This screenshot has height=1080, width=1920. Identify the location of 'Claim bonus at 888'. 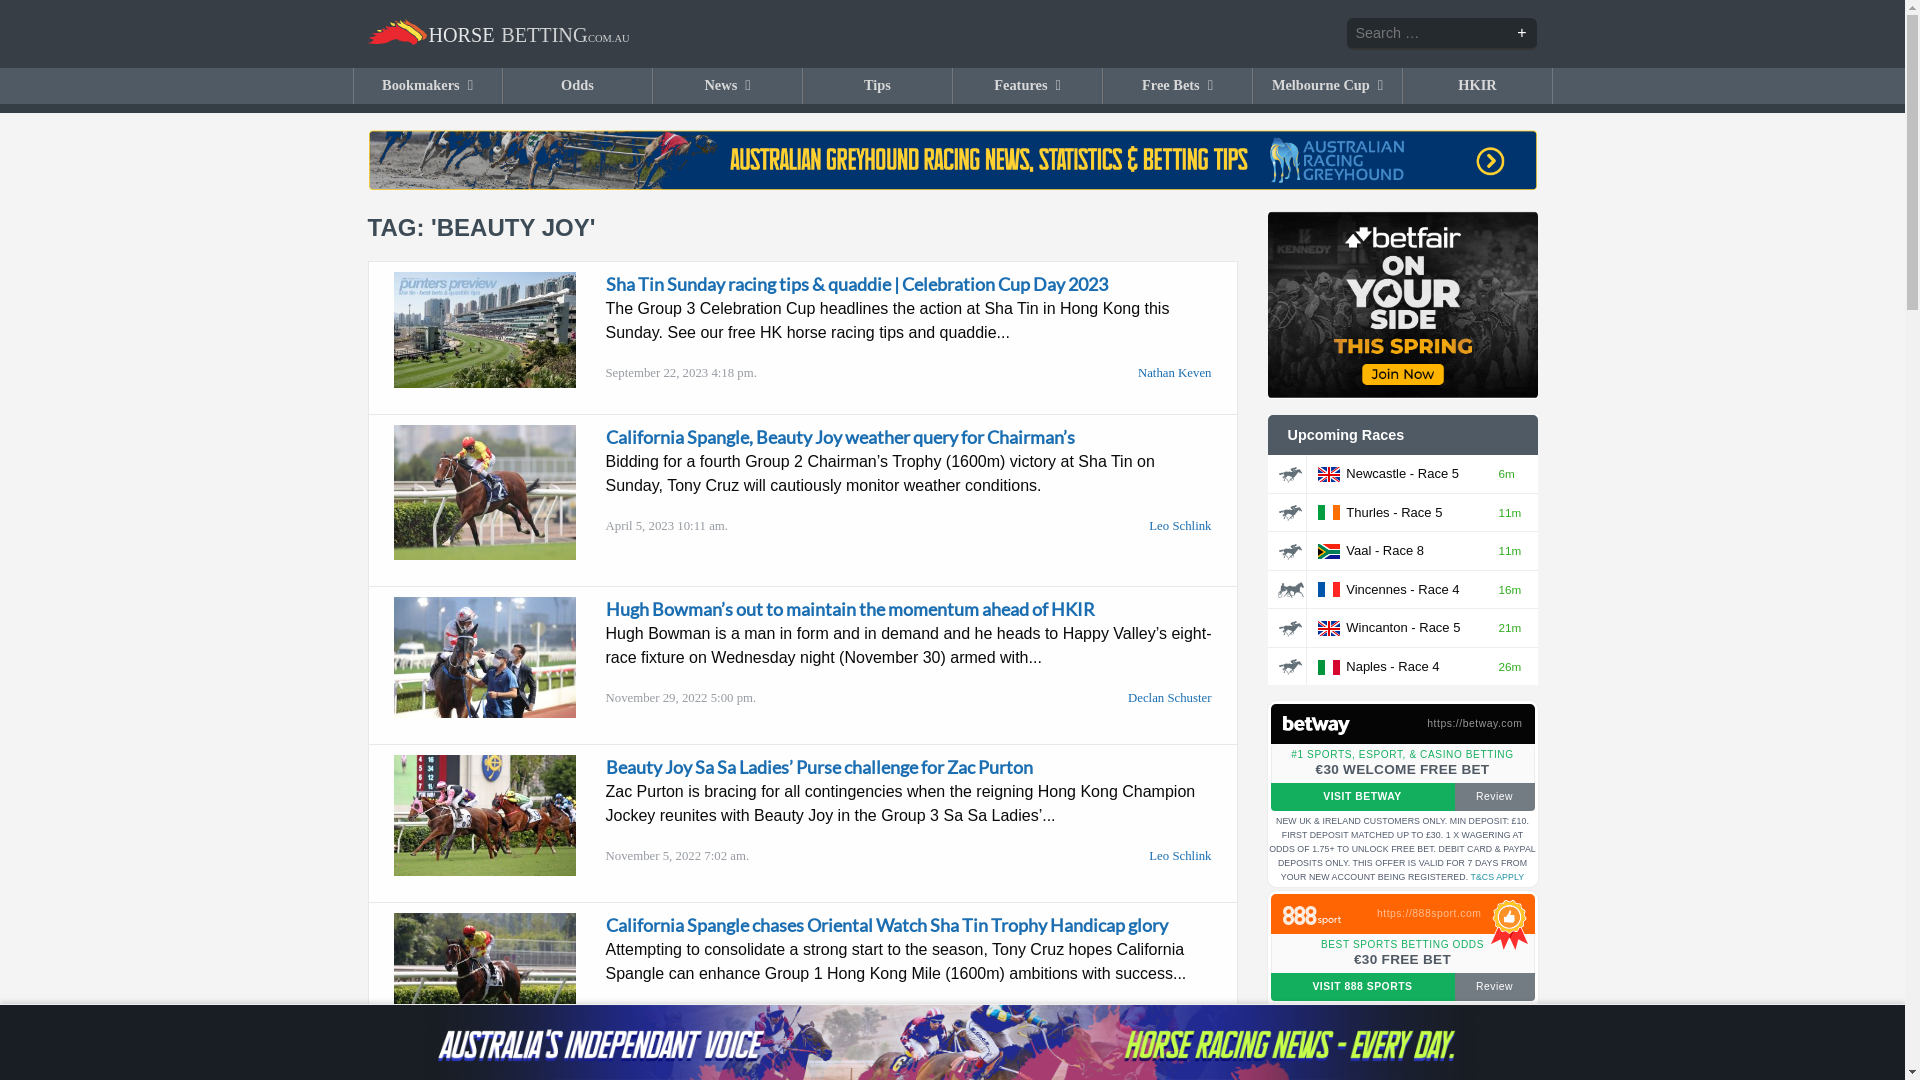
(1321, 914).